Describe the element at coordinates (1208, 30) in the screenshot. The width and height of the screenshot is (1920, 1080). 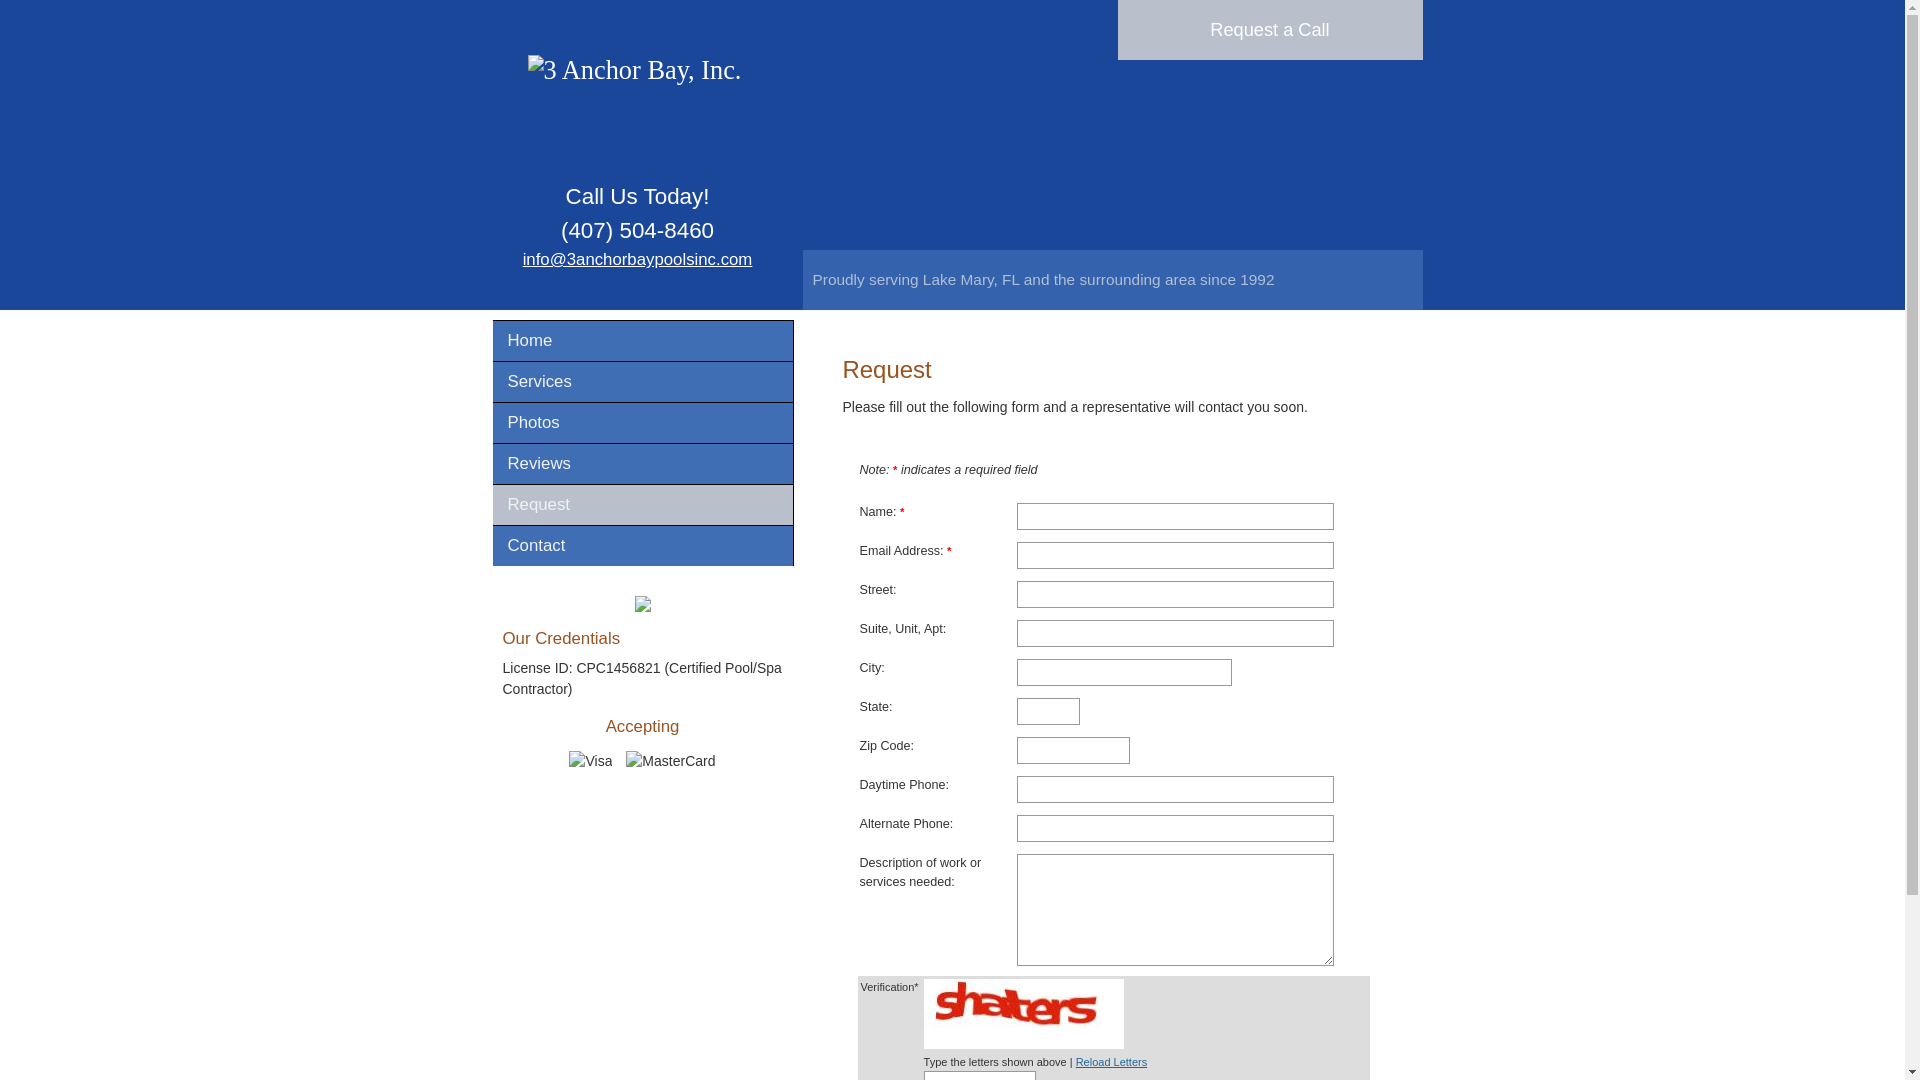
I see `'Request a Call'` at that location.